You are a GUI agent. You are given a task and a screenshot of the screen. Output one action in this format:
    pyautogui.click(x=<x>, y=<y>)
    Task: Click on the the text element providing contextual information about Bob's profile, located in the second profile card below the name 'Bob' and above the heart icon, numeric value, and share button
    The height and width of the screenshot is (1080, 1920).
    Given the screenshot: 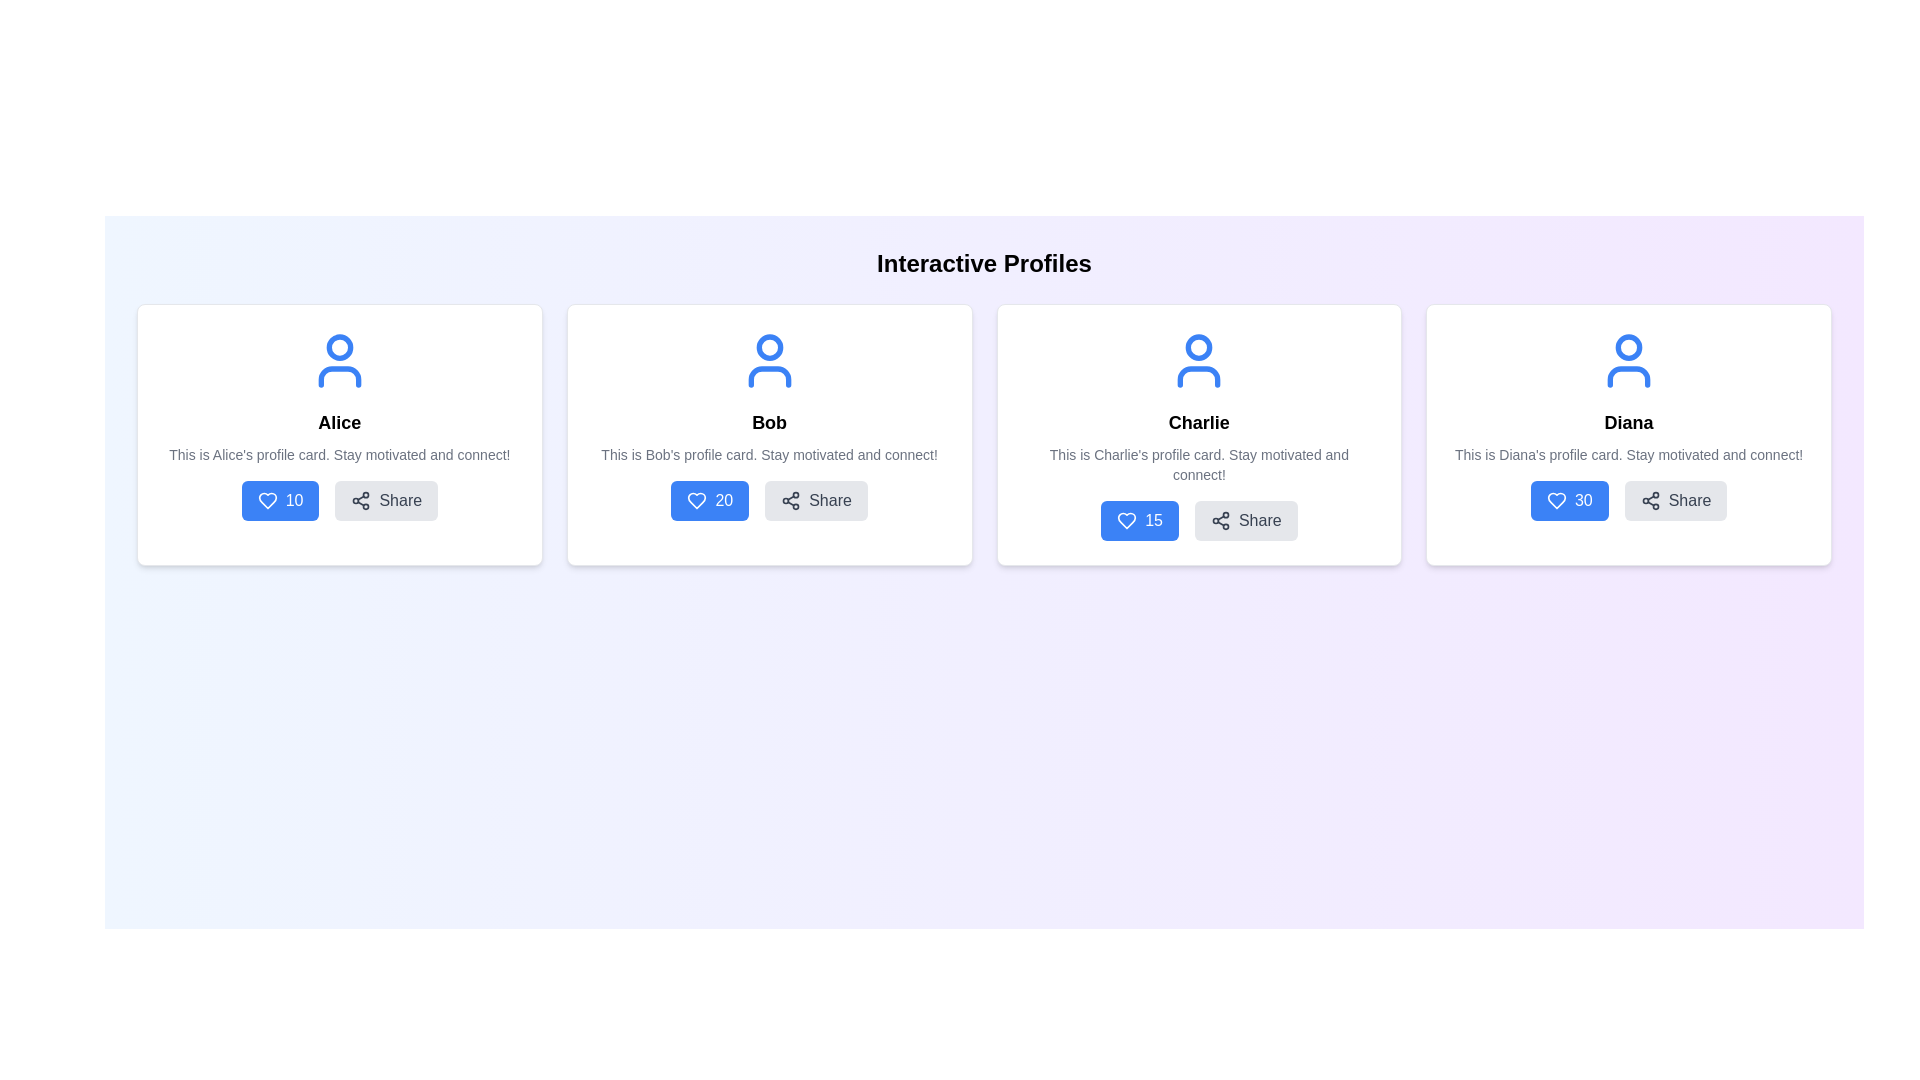 What is the action you would take?
    pyautogui.click(x=768, y=455)
    